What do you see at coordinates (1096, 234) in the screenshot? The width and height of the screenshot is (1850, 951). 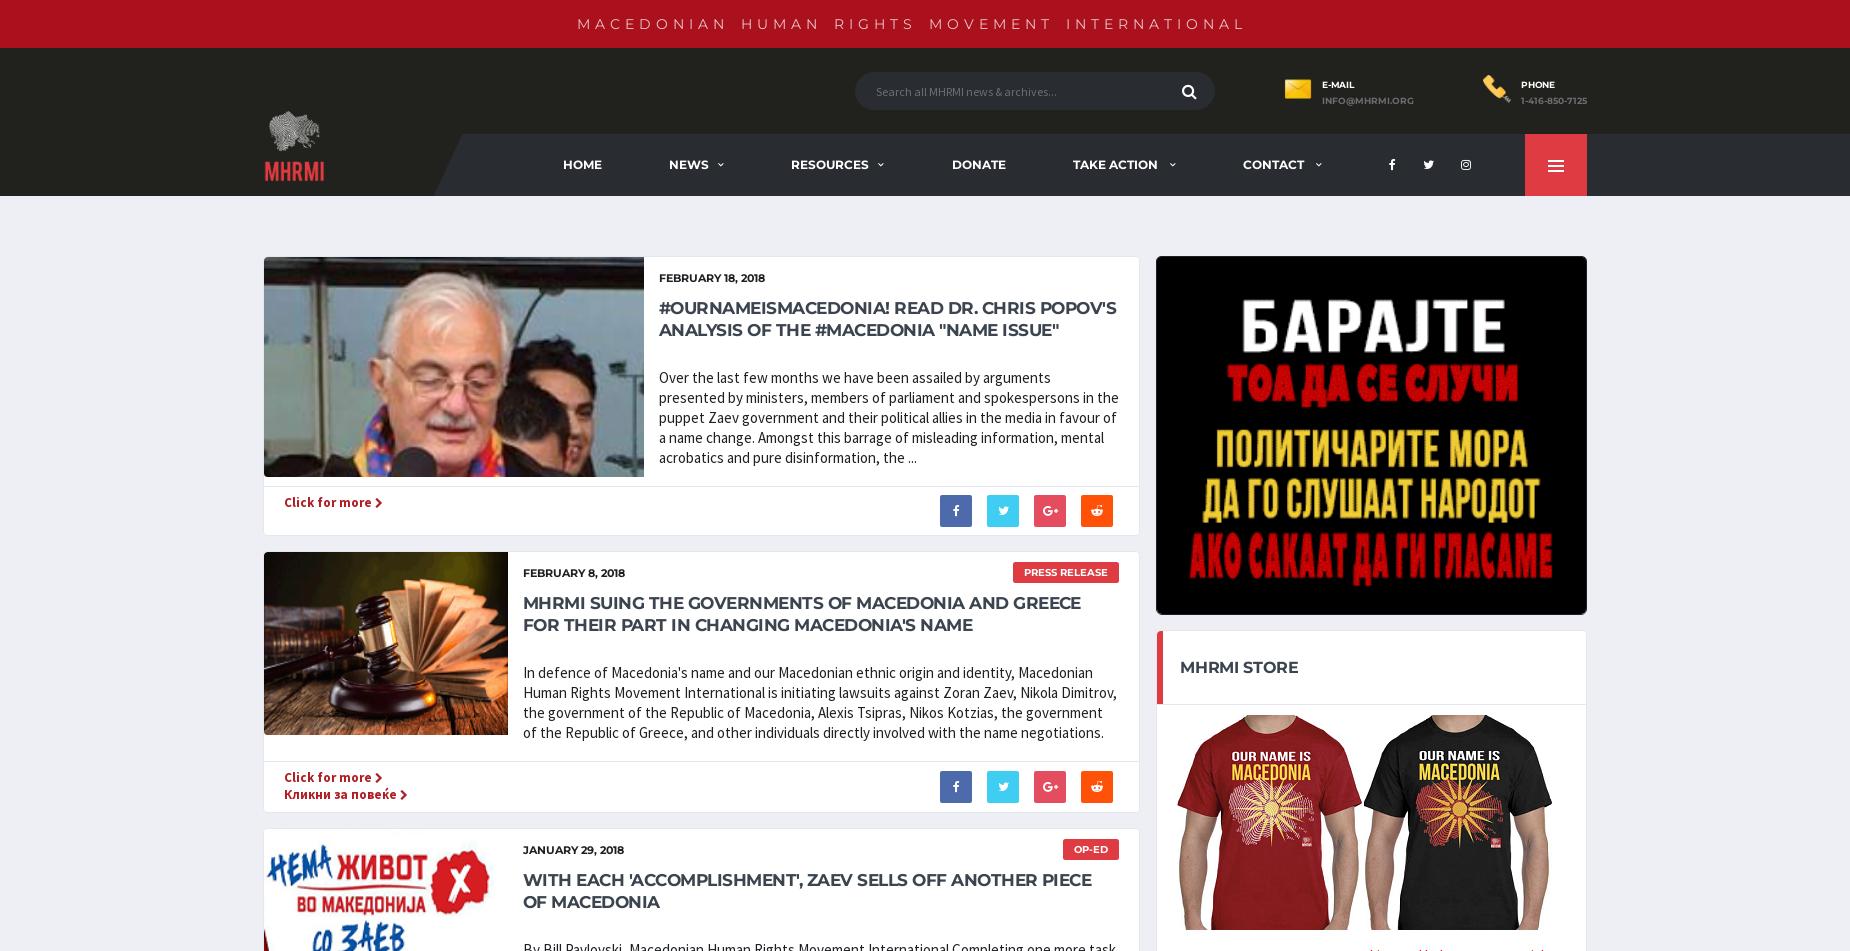 I see `'Greek Discrimination Against Ethnic Macedonians'` at bounding box center [1096, 234].